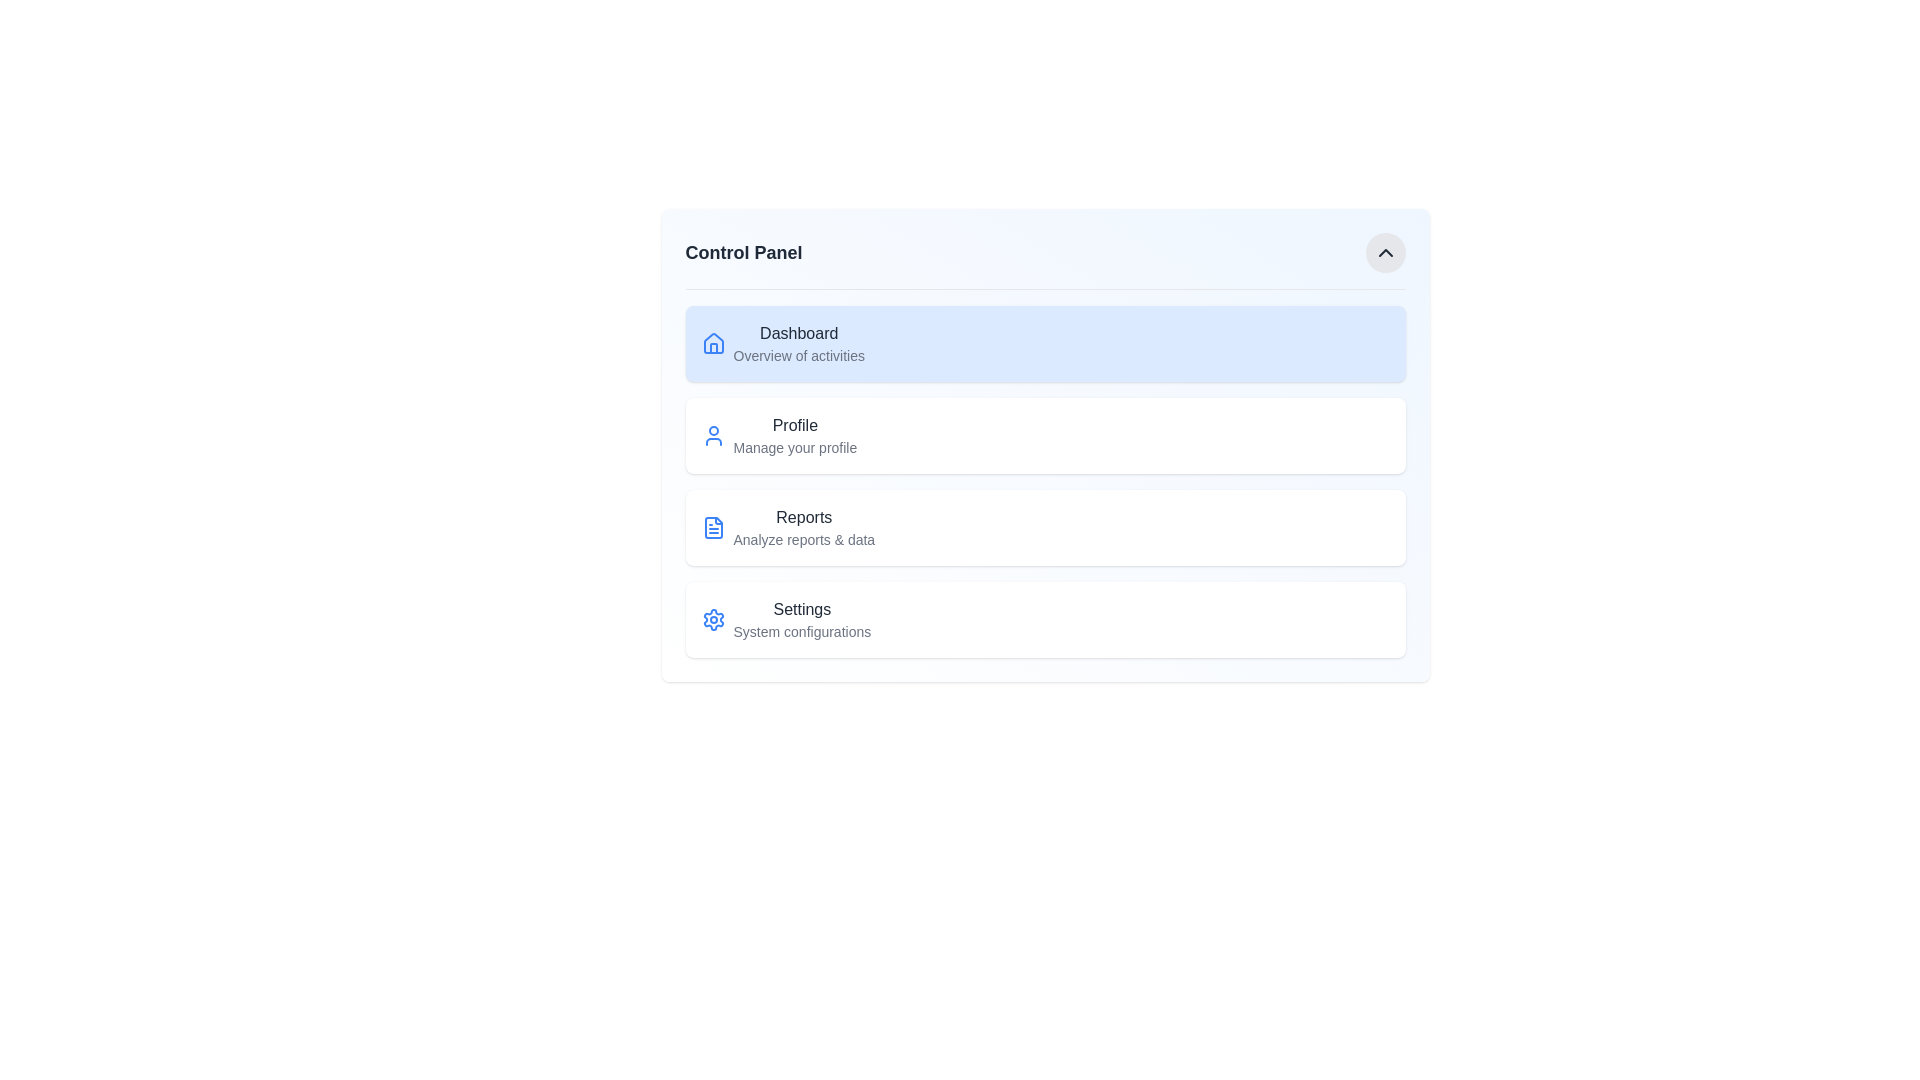 The width and height of the screenshot is (1920, 1080). What do you see at coordinates (713, 527) in the screenshot?
I see `the document or file icon in the 'Reports' section of the Control Panel interface, which is represented as a rectangular shape with a folded upper-right corner` at bounding box center [713, 527].